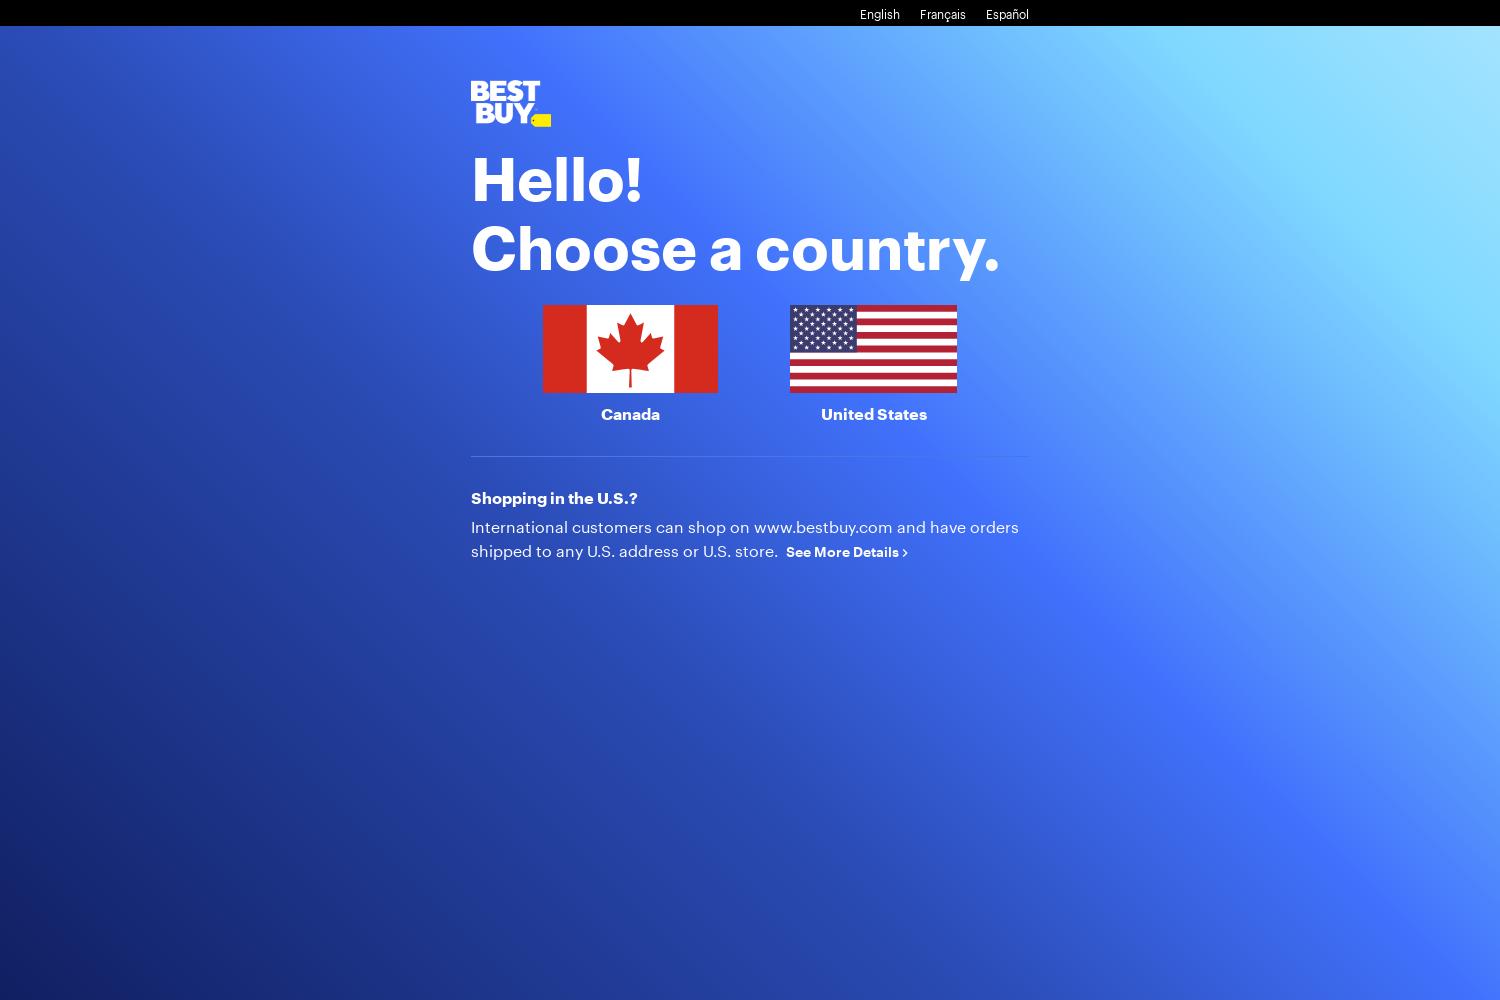 The height and width of the screenshot is (1000, 1500). I want to click on 'United States', so click(871, 413).